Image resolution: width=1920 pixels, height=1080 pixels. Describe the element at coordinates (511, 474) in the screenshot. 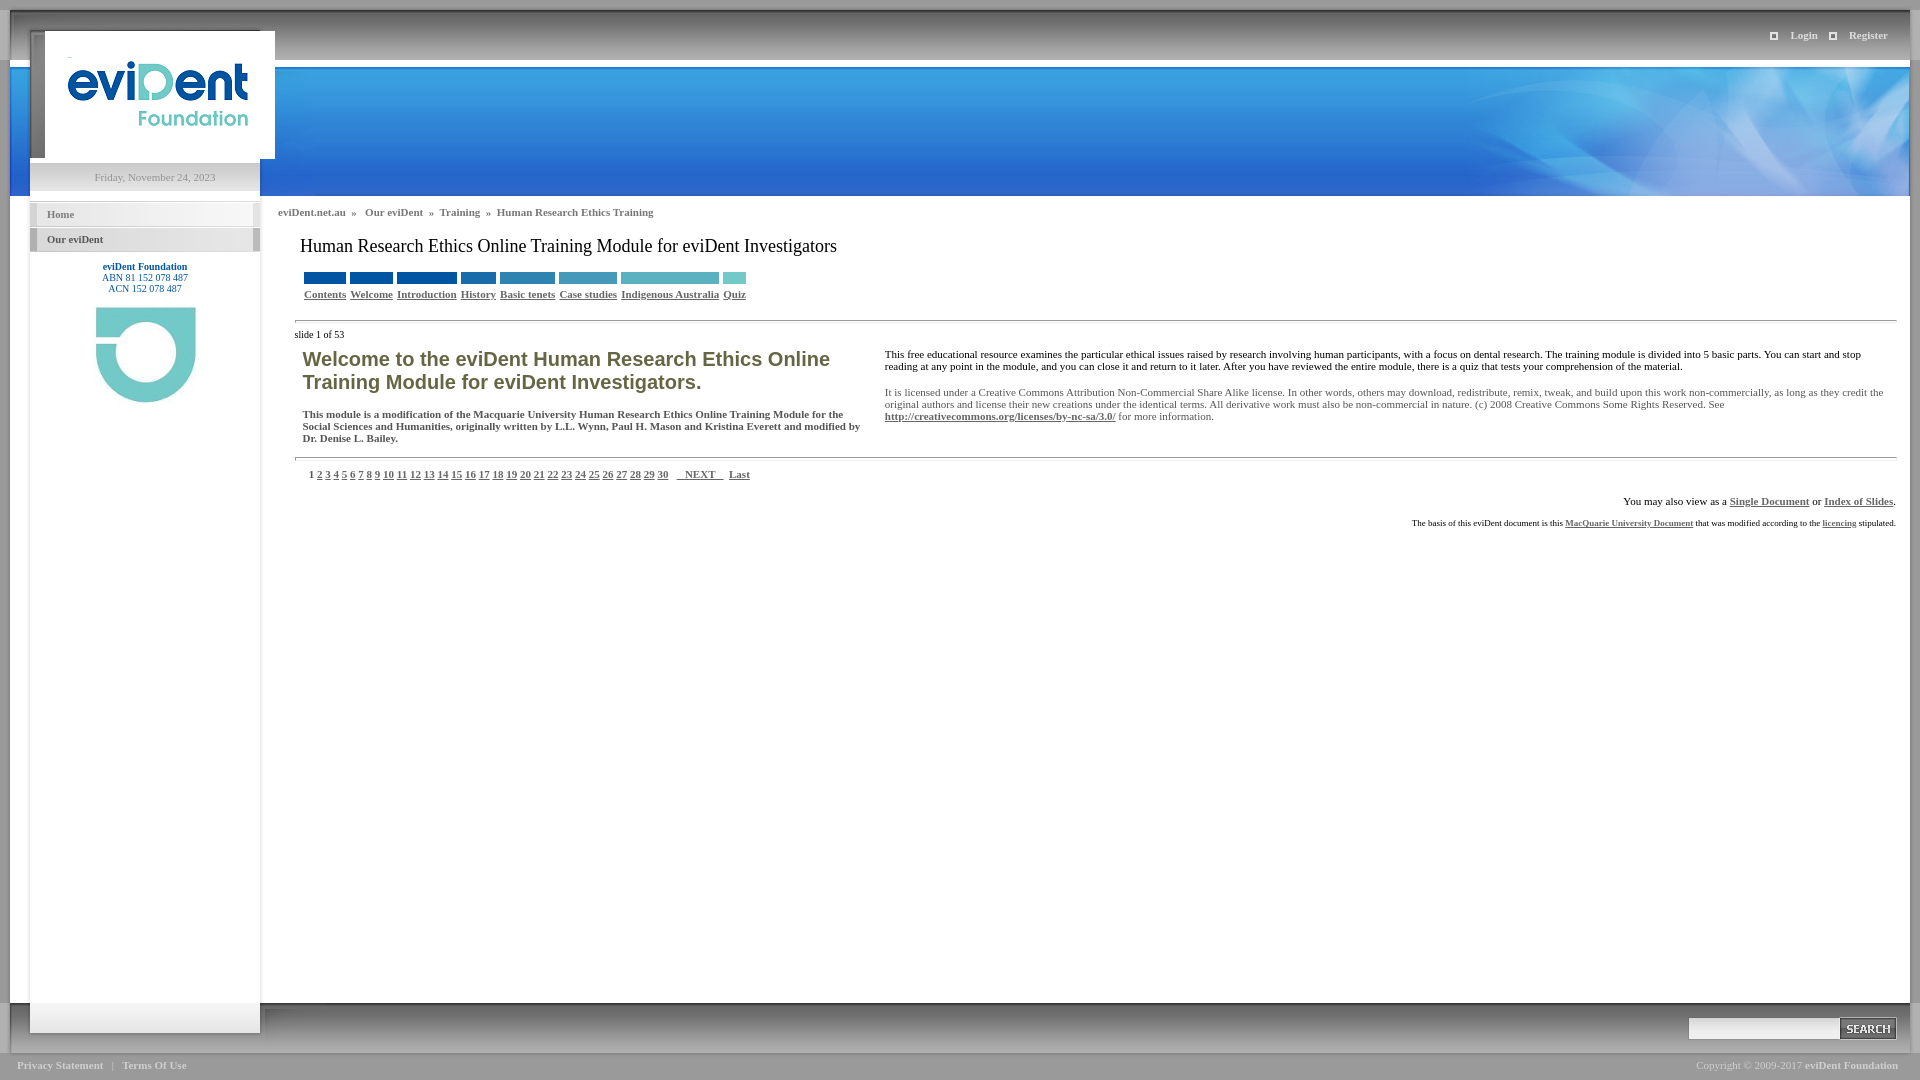

I see `'19'` at that location.